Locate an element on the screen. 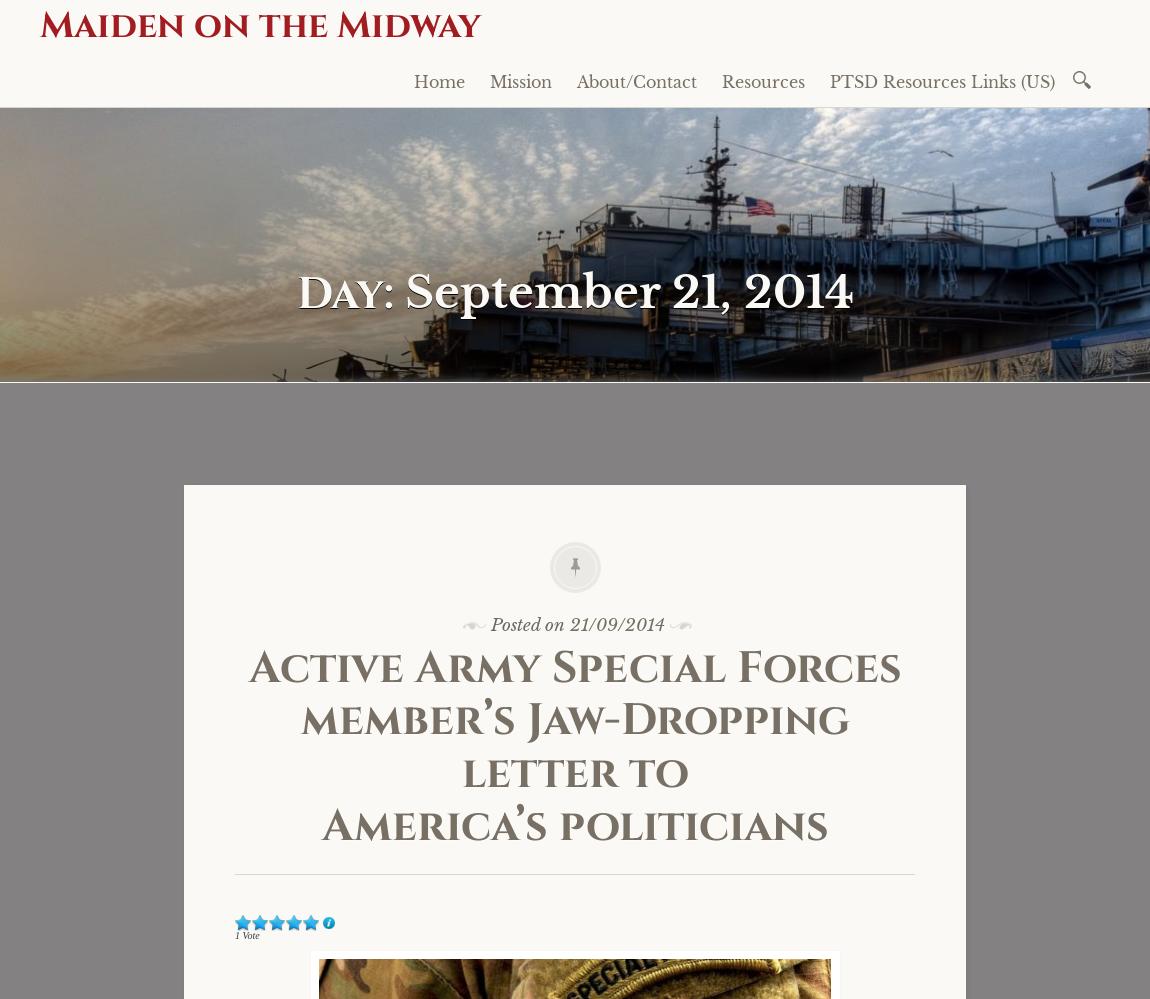 This screenshot has height=999, width=1150. 'Home' is located at coordinates (439, 80).